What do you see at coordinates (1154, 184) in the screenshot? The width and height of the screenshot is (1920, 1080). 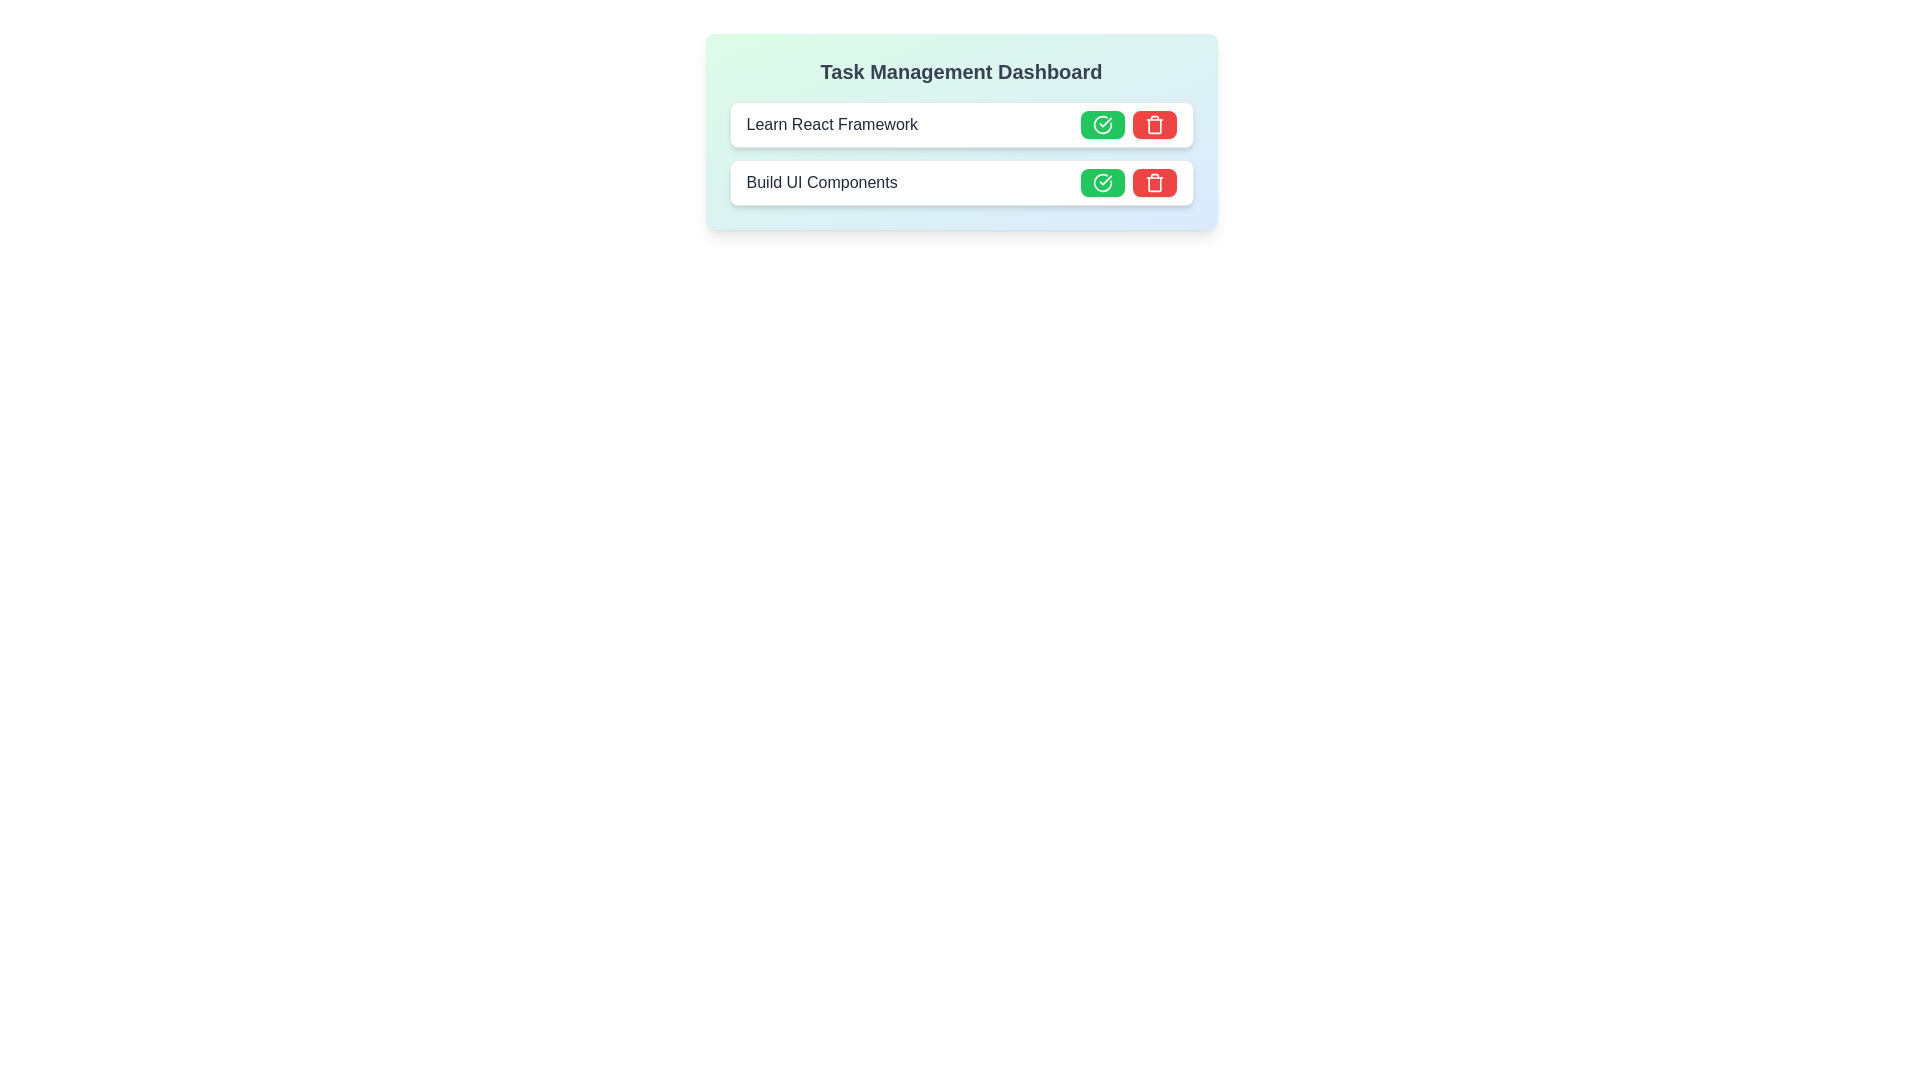 I see `the trash can icon element` at bounding box center [1154, 184].